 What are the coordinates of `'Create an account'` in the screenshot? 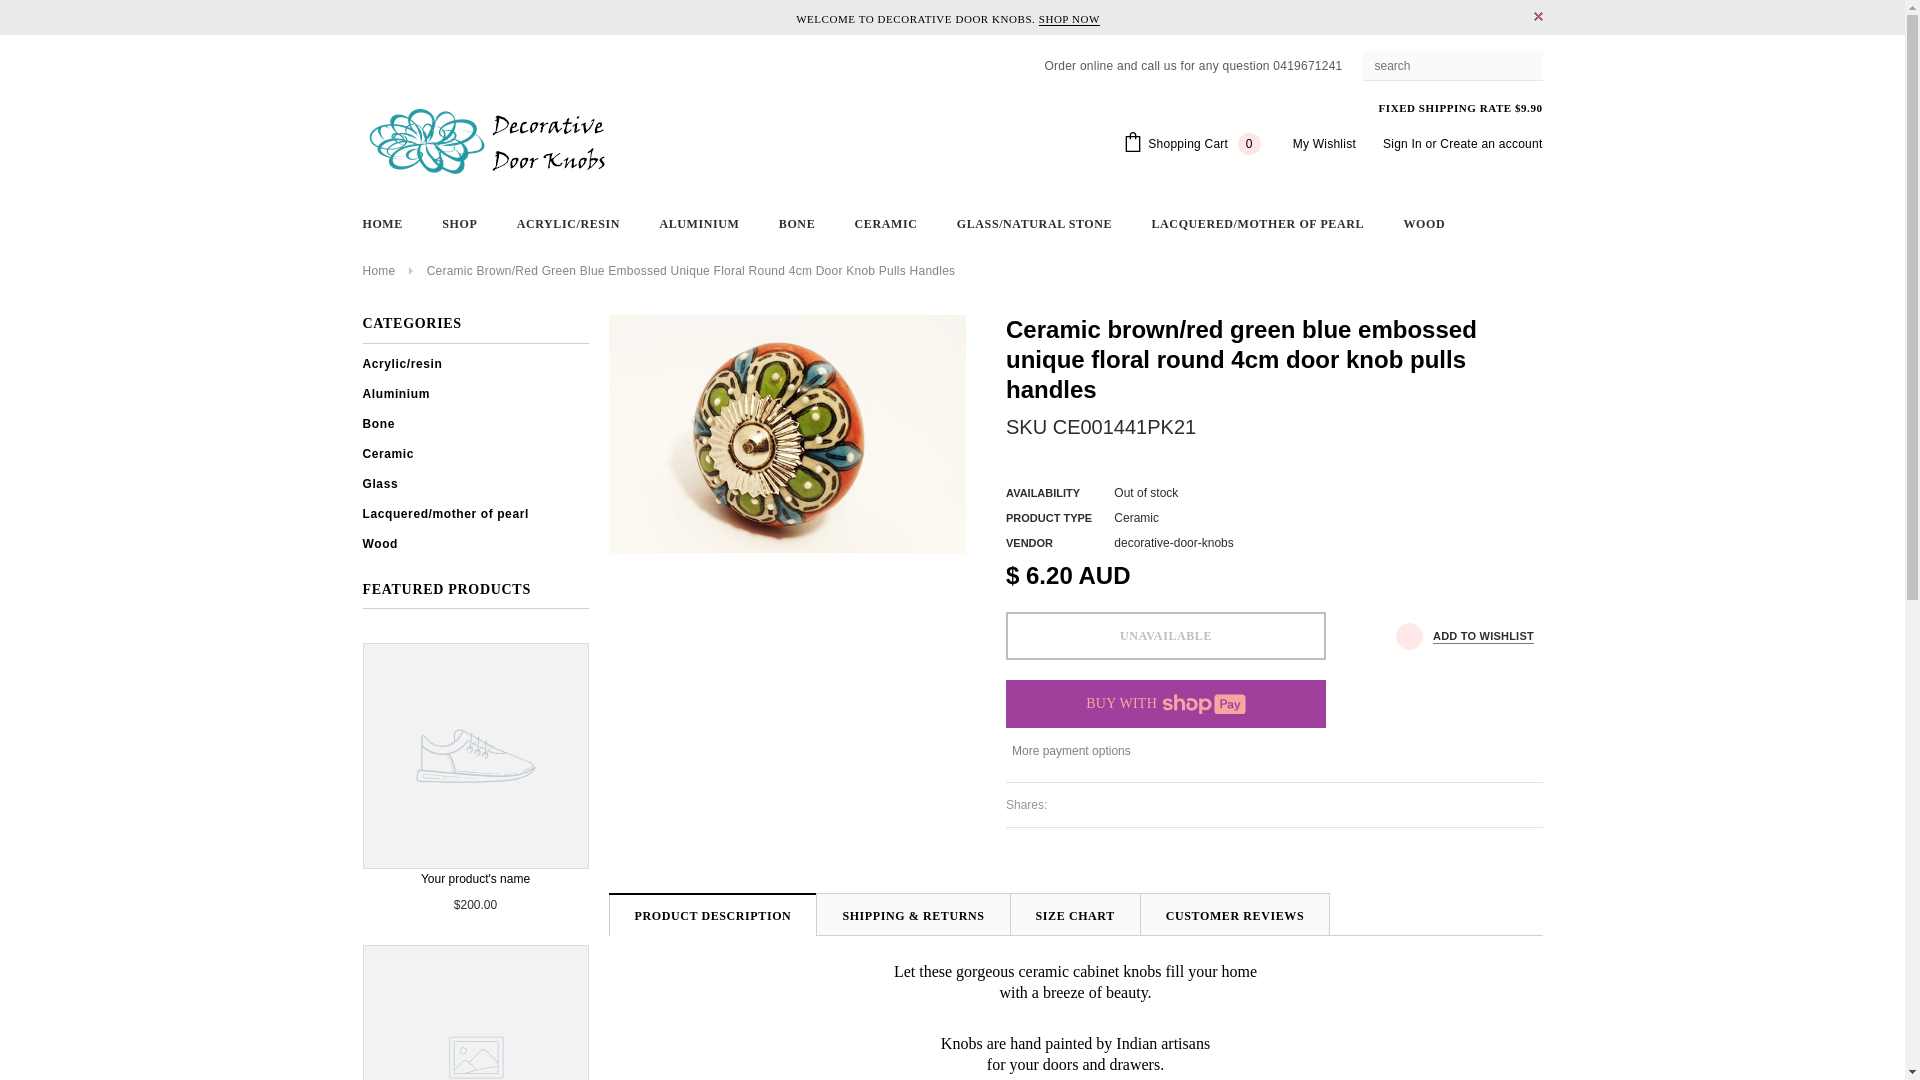 It's located at (1491, 142).